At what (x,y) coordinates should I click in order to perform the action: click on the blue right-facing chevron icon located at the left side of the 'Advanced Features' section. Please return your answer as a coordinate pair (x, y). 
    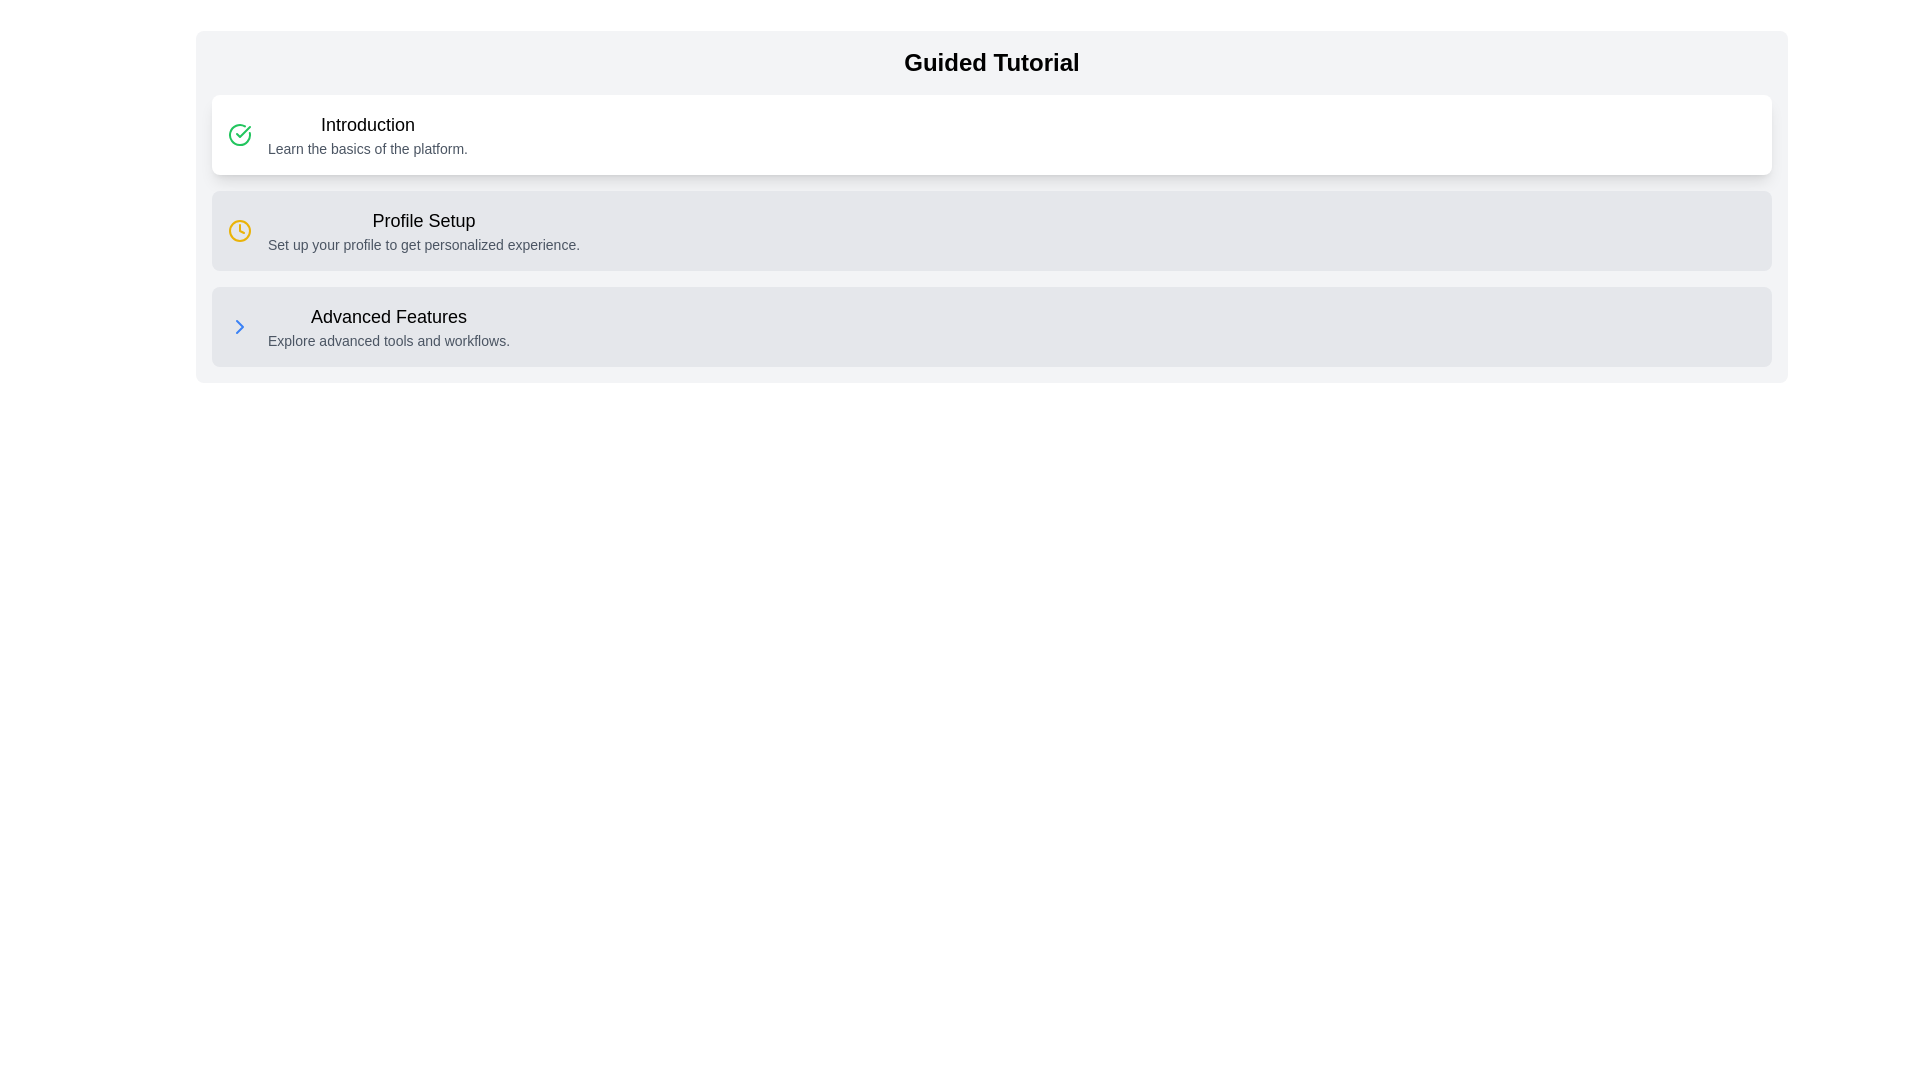
    Looking at the image, I should click on (240, 326).